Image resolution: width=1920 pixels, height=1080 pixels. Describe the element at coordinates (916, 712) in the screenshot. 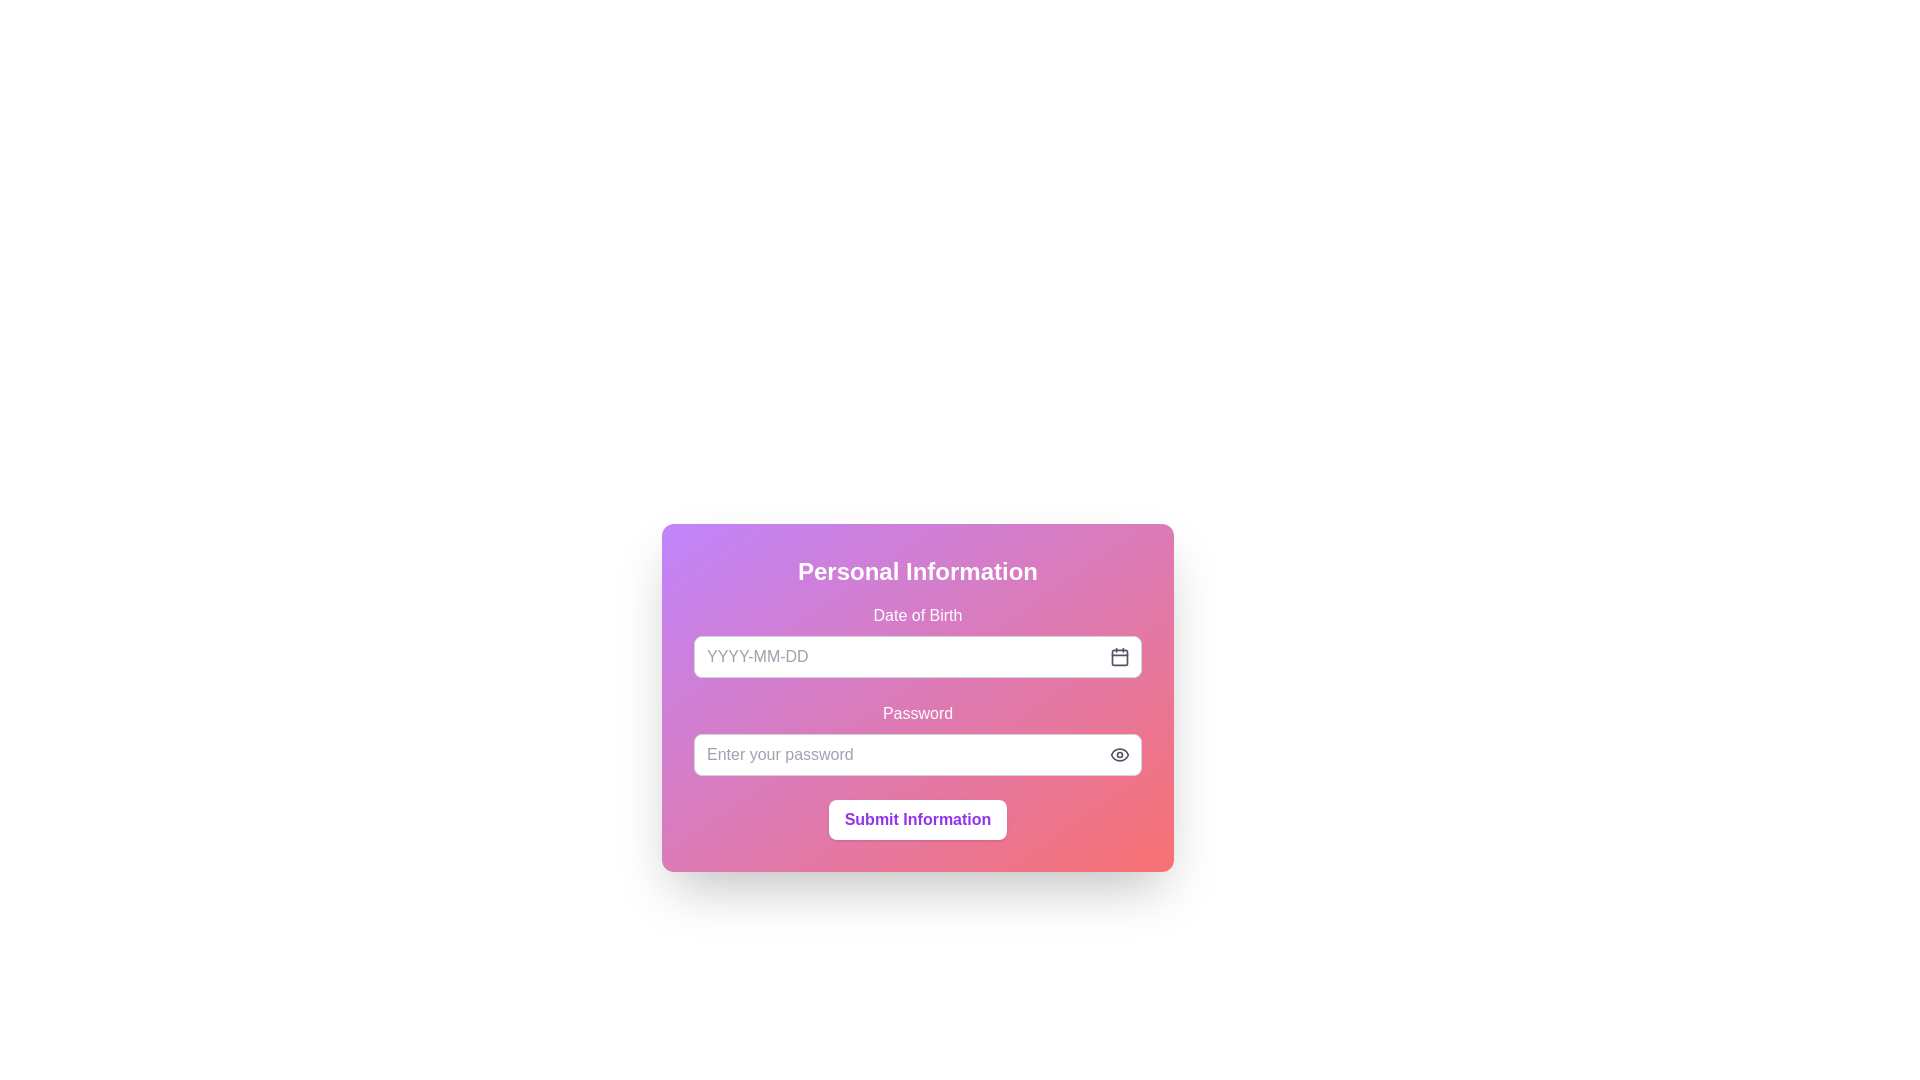

I see `the 'Password' label, which is displayed in bold white font on a gradient background, positioned above the password input field` at that location.